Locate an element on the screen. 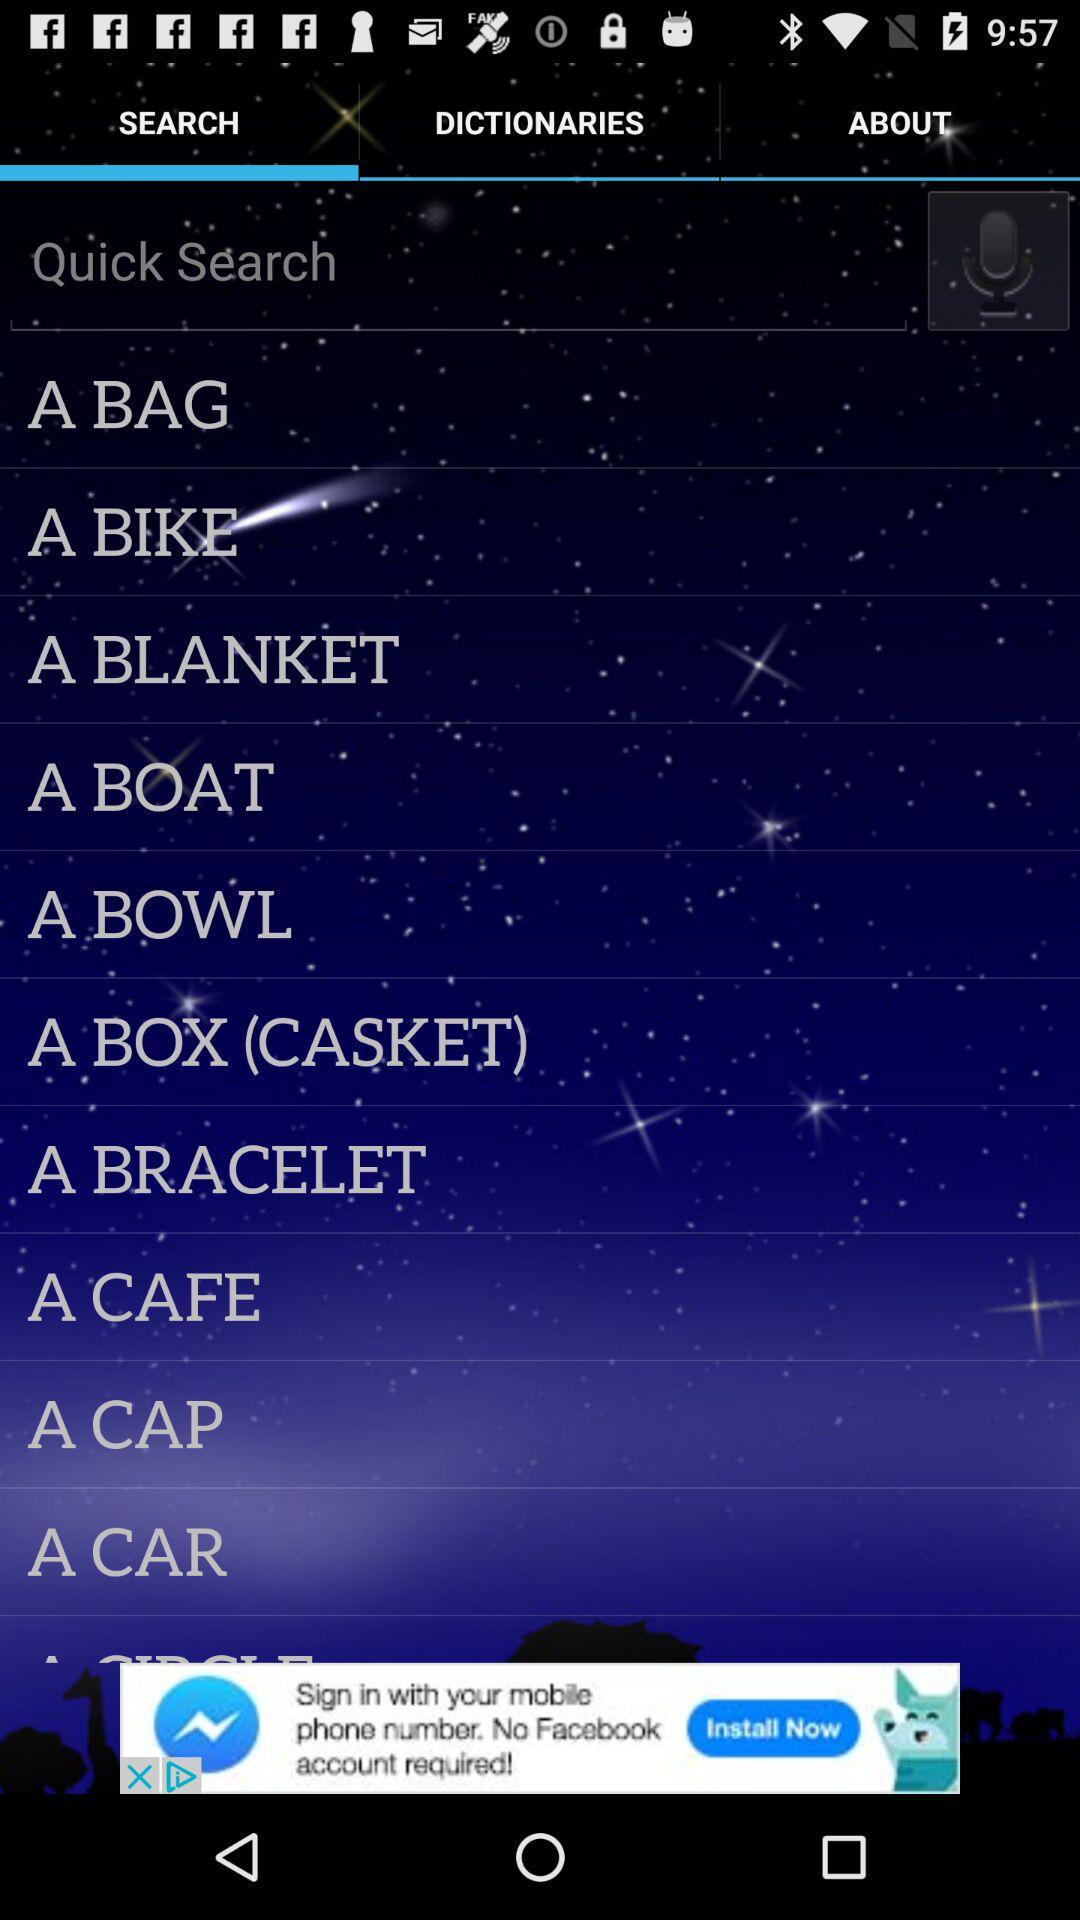 Image resolution: width=1080 pixels, height=1920 pixels. search is located at coordinates (458, 259).